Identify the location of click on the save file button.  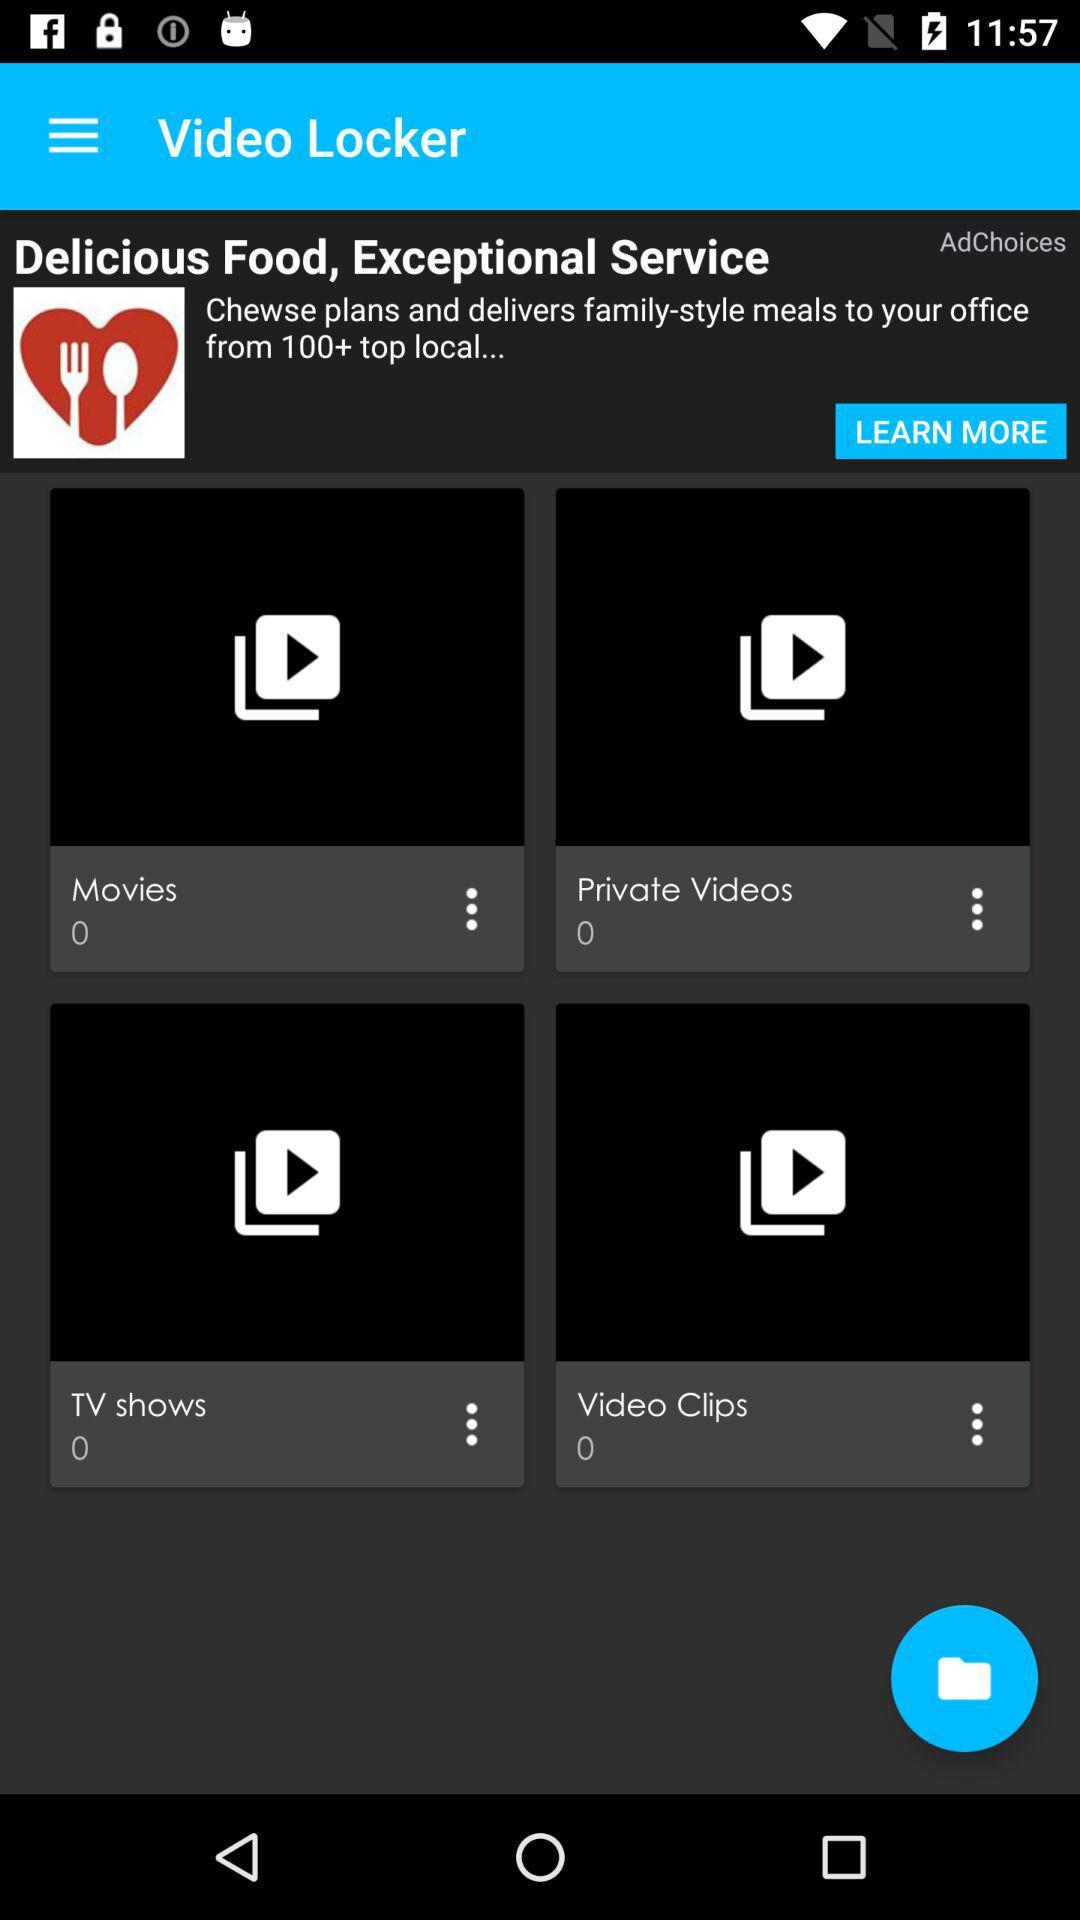
(963, 1678).